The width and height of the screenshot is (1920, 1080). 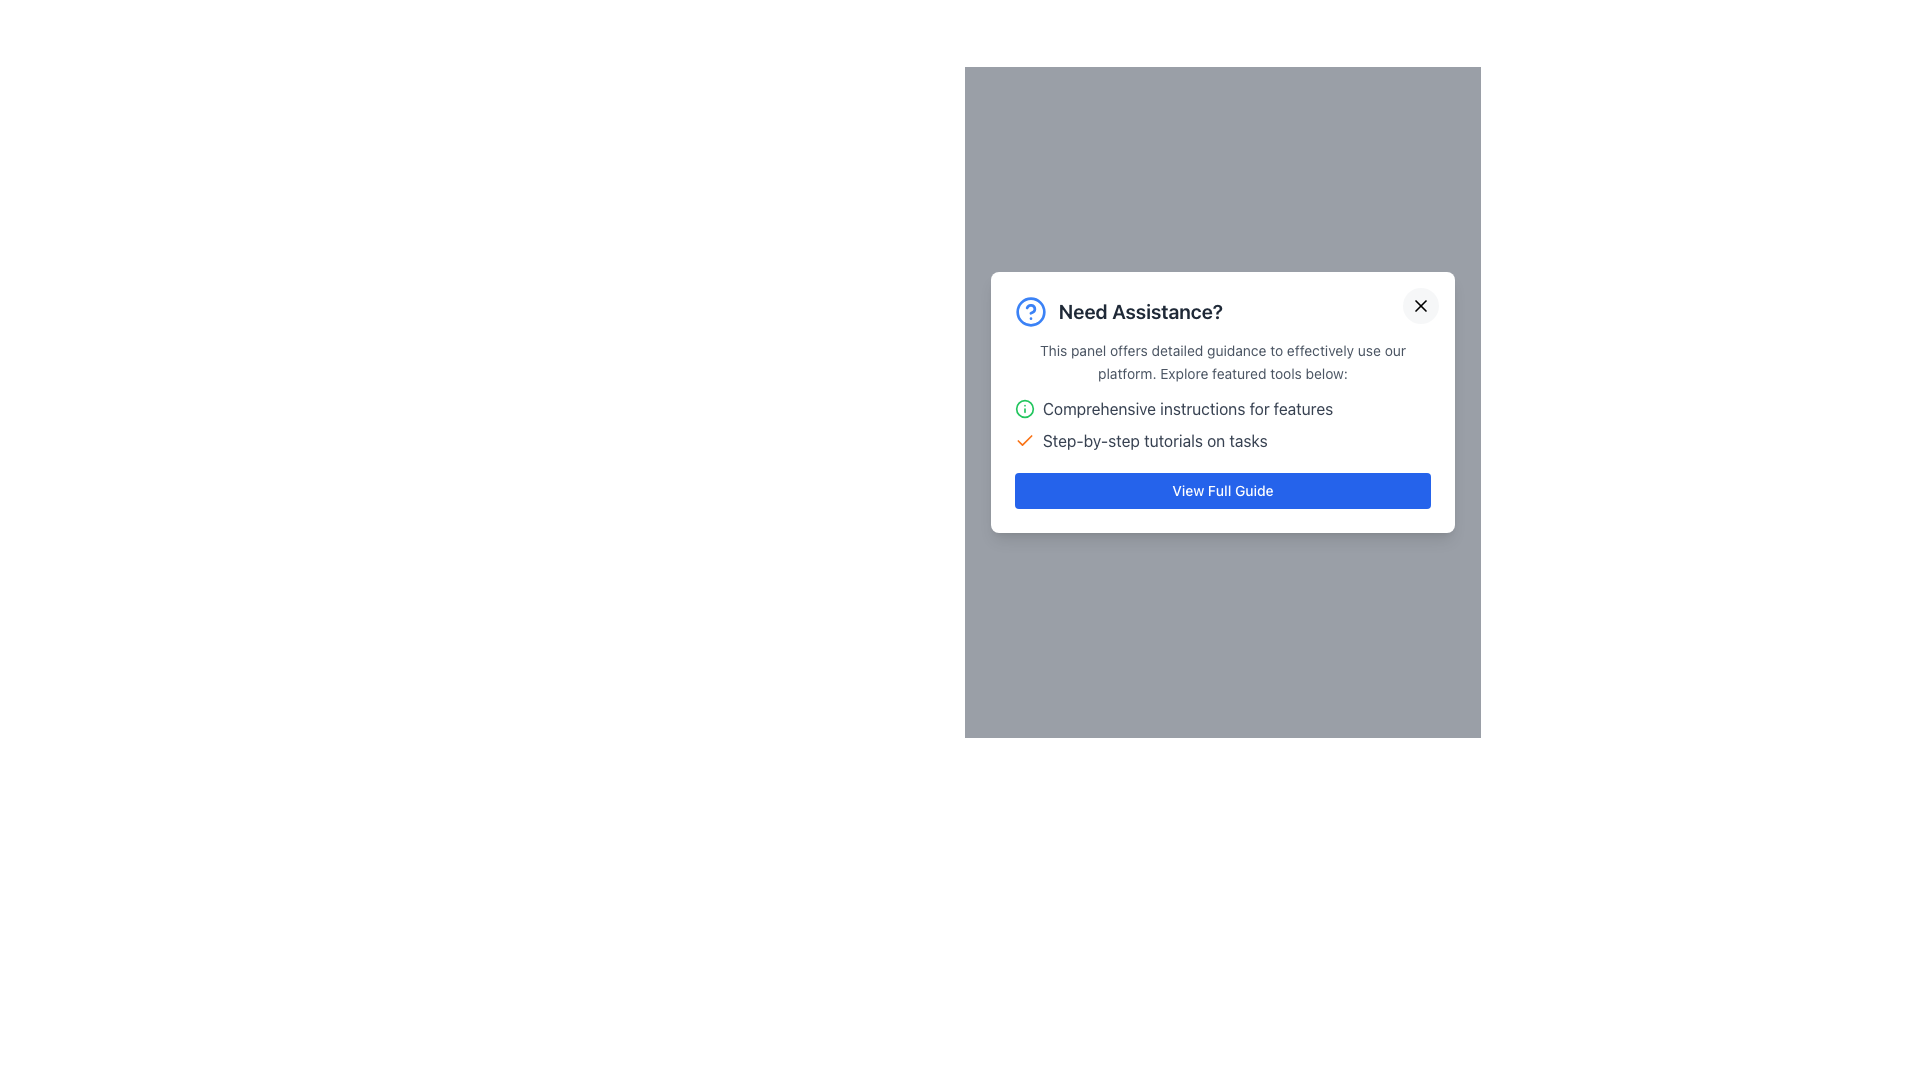 I want to click on the close icon button represented by a cross (X) in the upper-right corner of the 'Need Assistance?' dialog, so click(x=1420, y=305).